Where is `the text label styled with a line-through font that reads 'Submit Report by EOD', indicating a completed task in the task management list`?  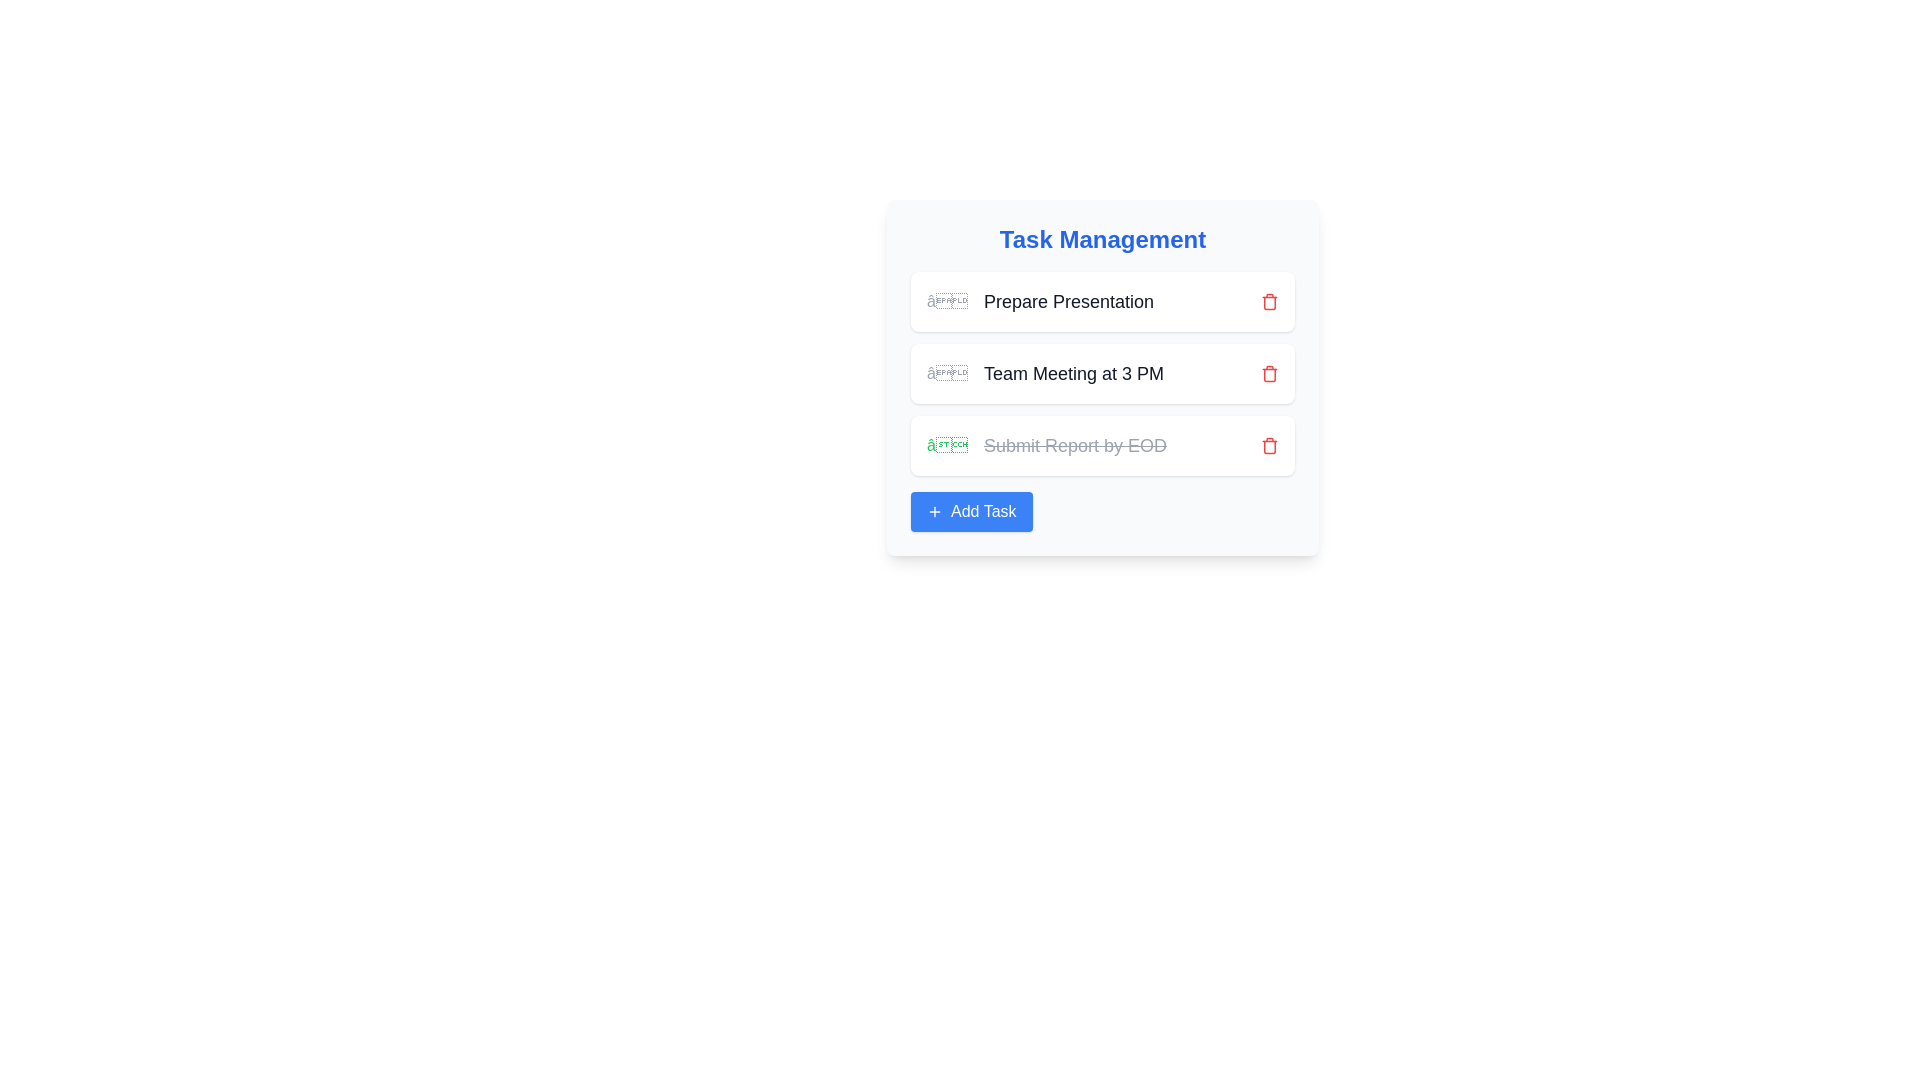
the text label styled with a line-through font that reads 'Submit Report by EOD', indicating a completed task in the task management list is located at coordinates (1074, 445).